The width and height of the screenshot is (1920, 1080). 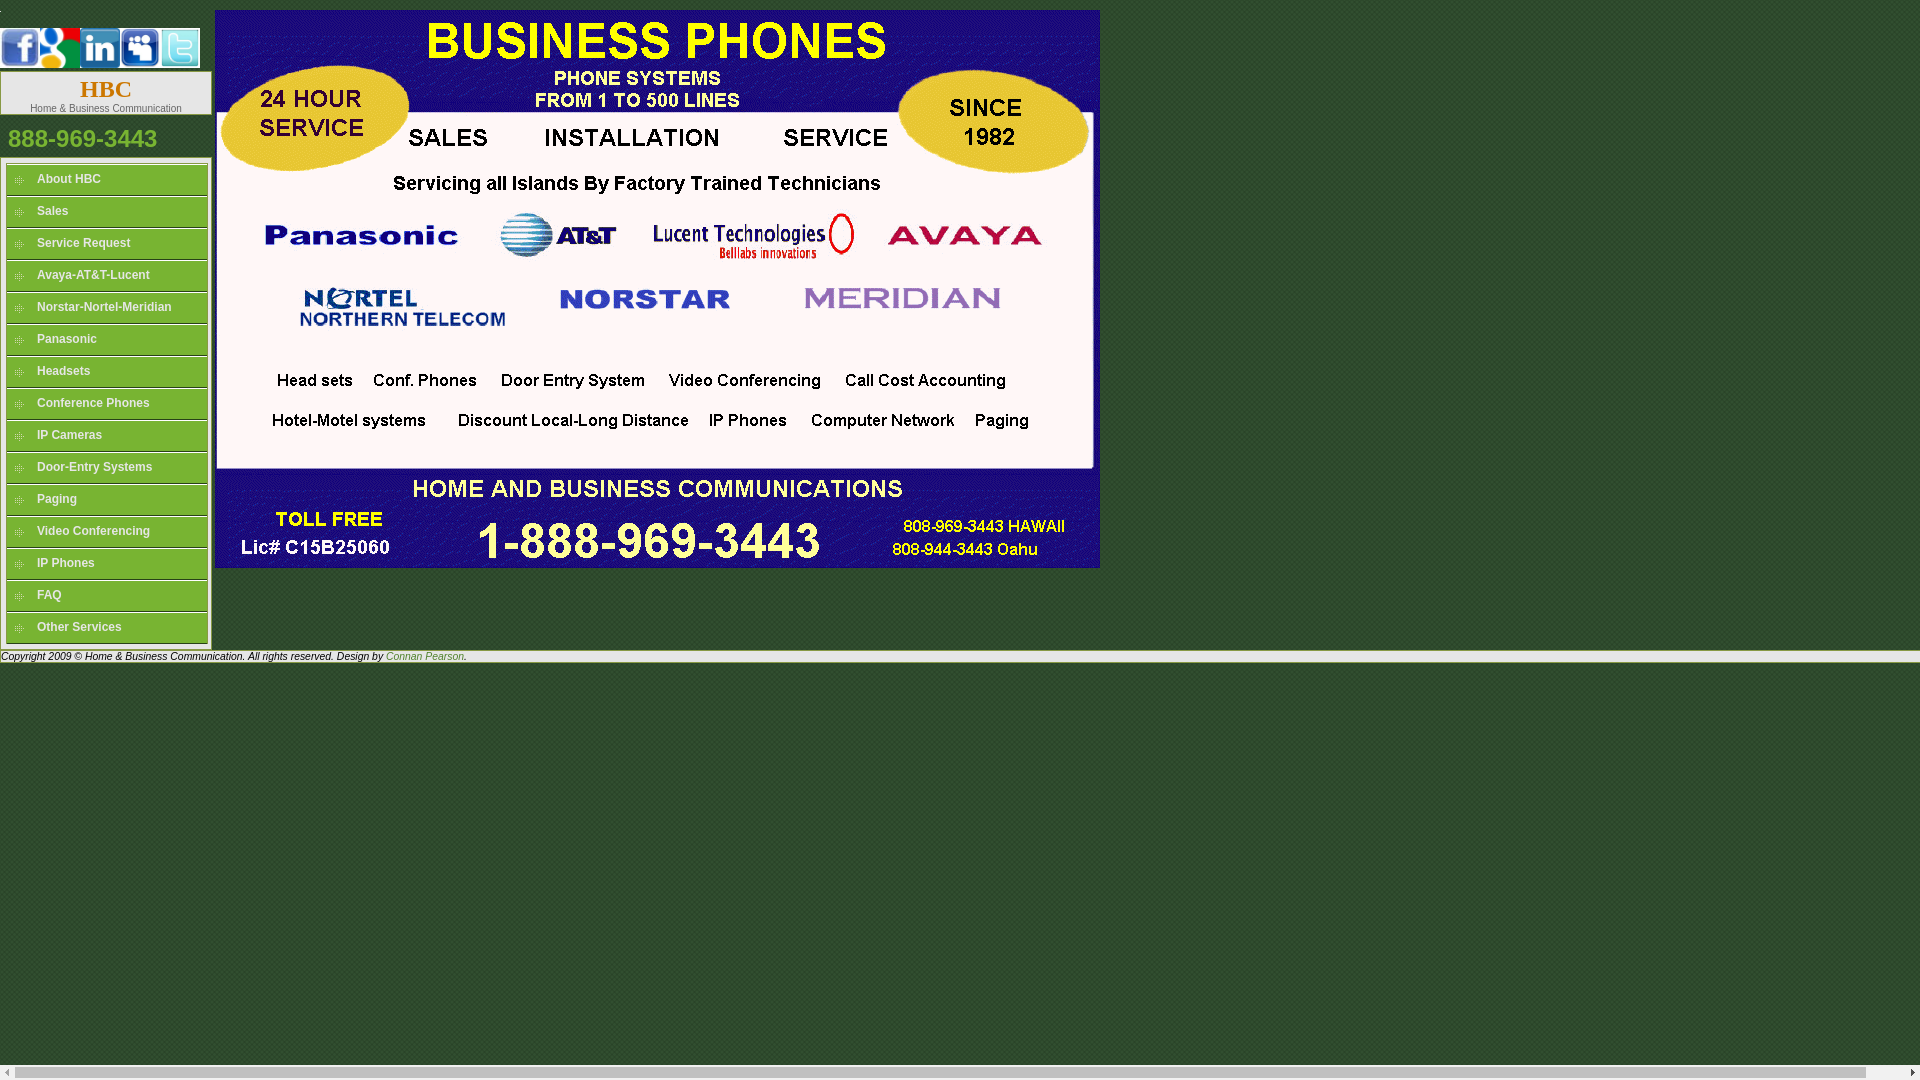 What do you see at coordinates (105, 338) in the screenshot?
I see `'Panasonic'` at bounding box center [105, 338].